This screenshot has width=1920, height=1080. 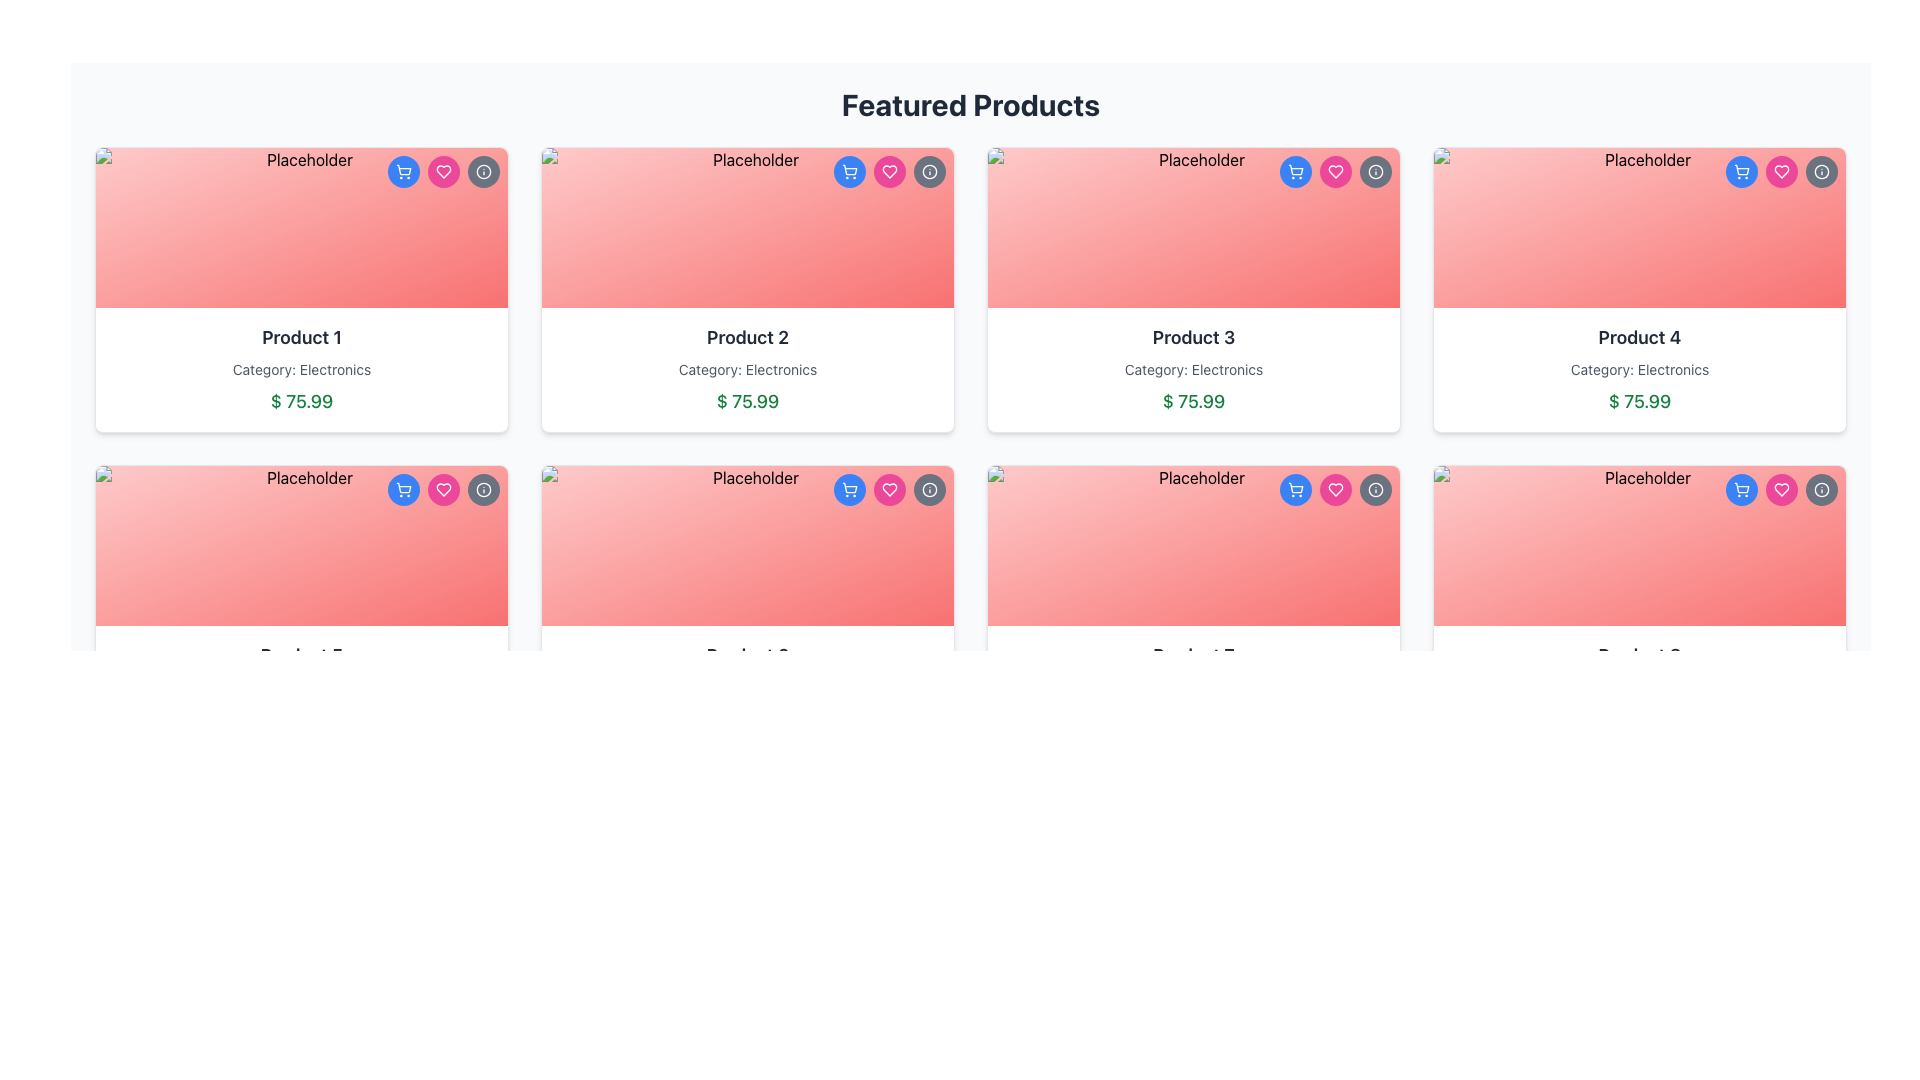 I want to click on bold text label displaying 'Product 3' located in the third product card of the product grid layout, so click(x=1194, y=337).